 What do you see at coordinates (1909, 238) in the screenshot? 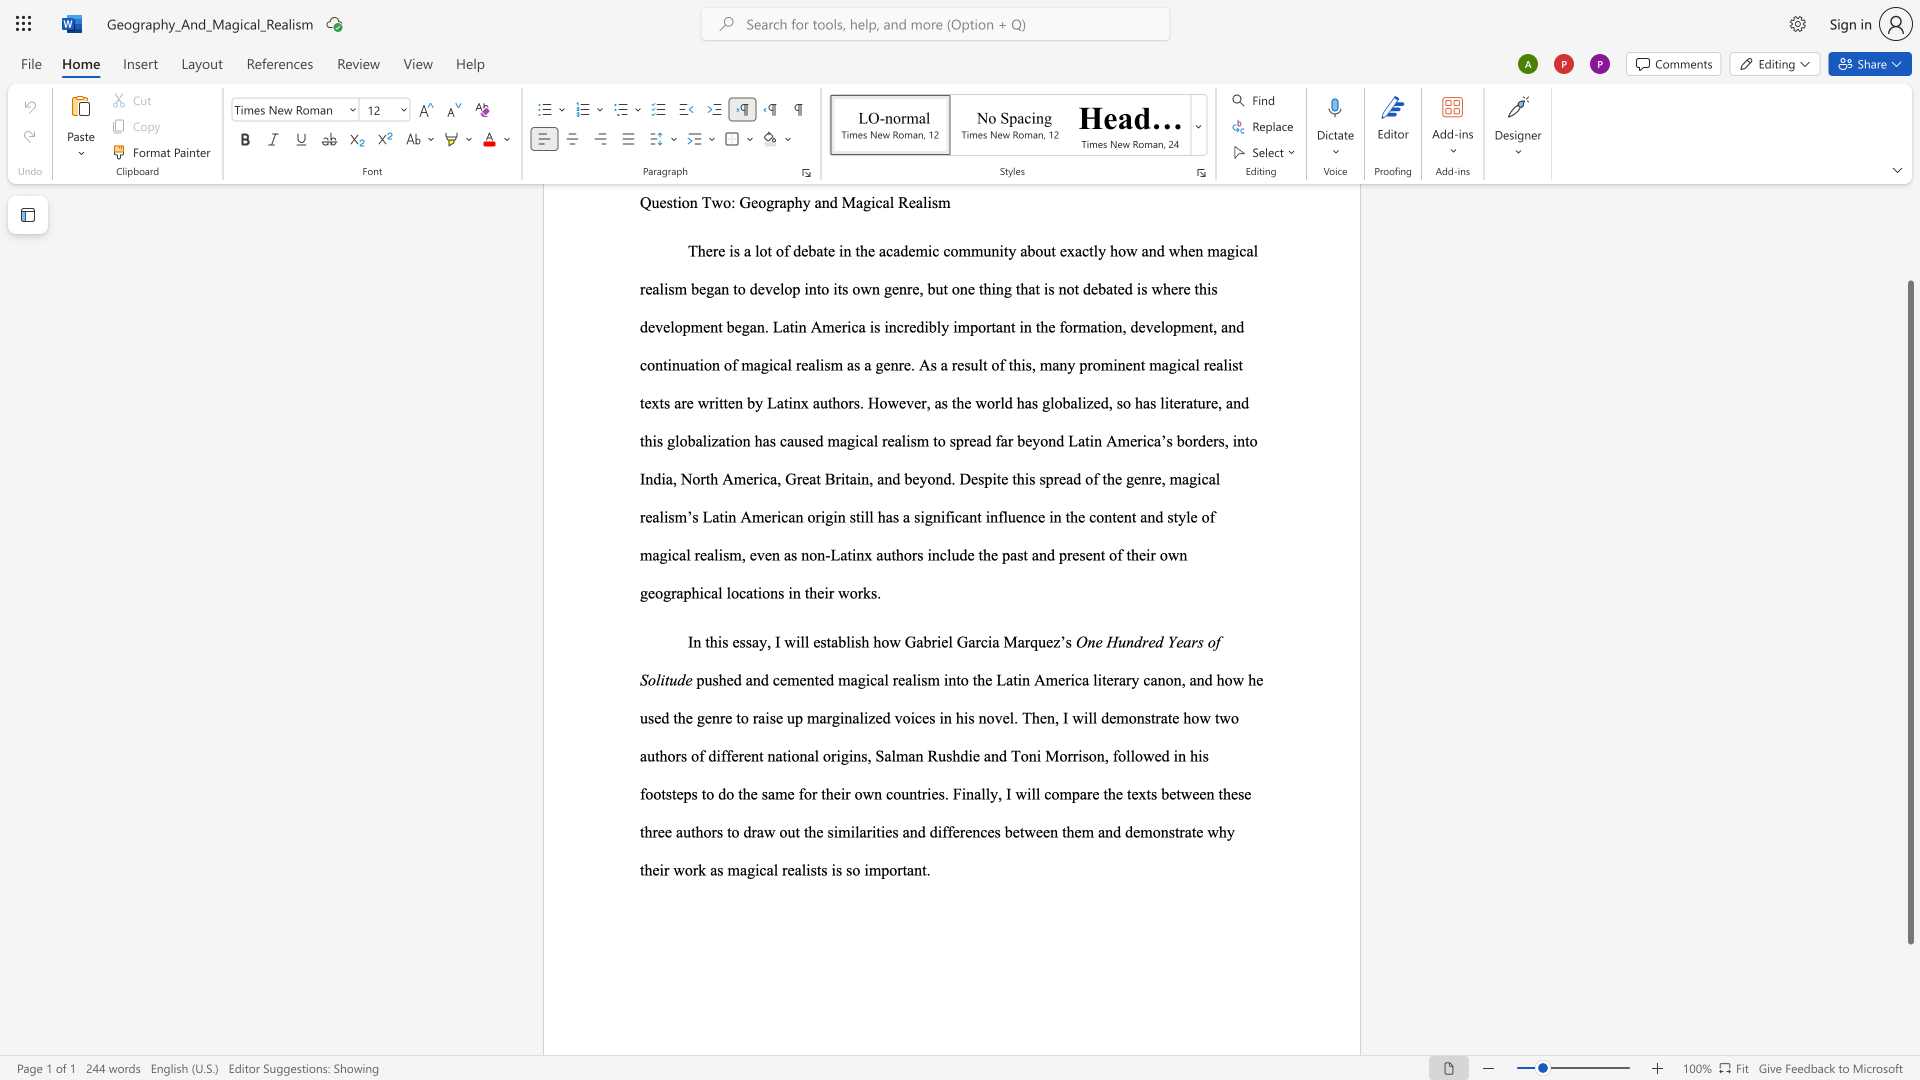
I see `the page's right scrollbar for upward movement` at bounding box center [1909, 238].